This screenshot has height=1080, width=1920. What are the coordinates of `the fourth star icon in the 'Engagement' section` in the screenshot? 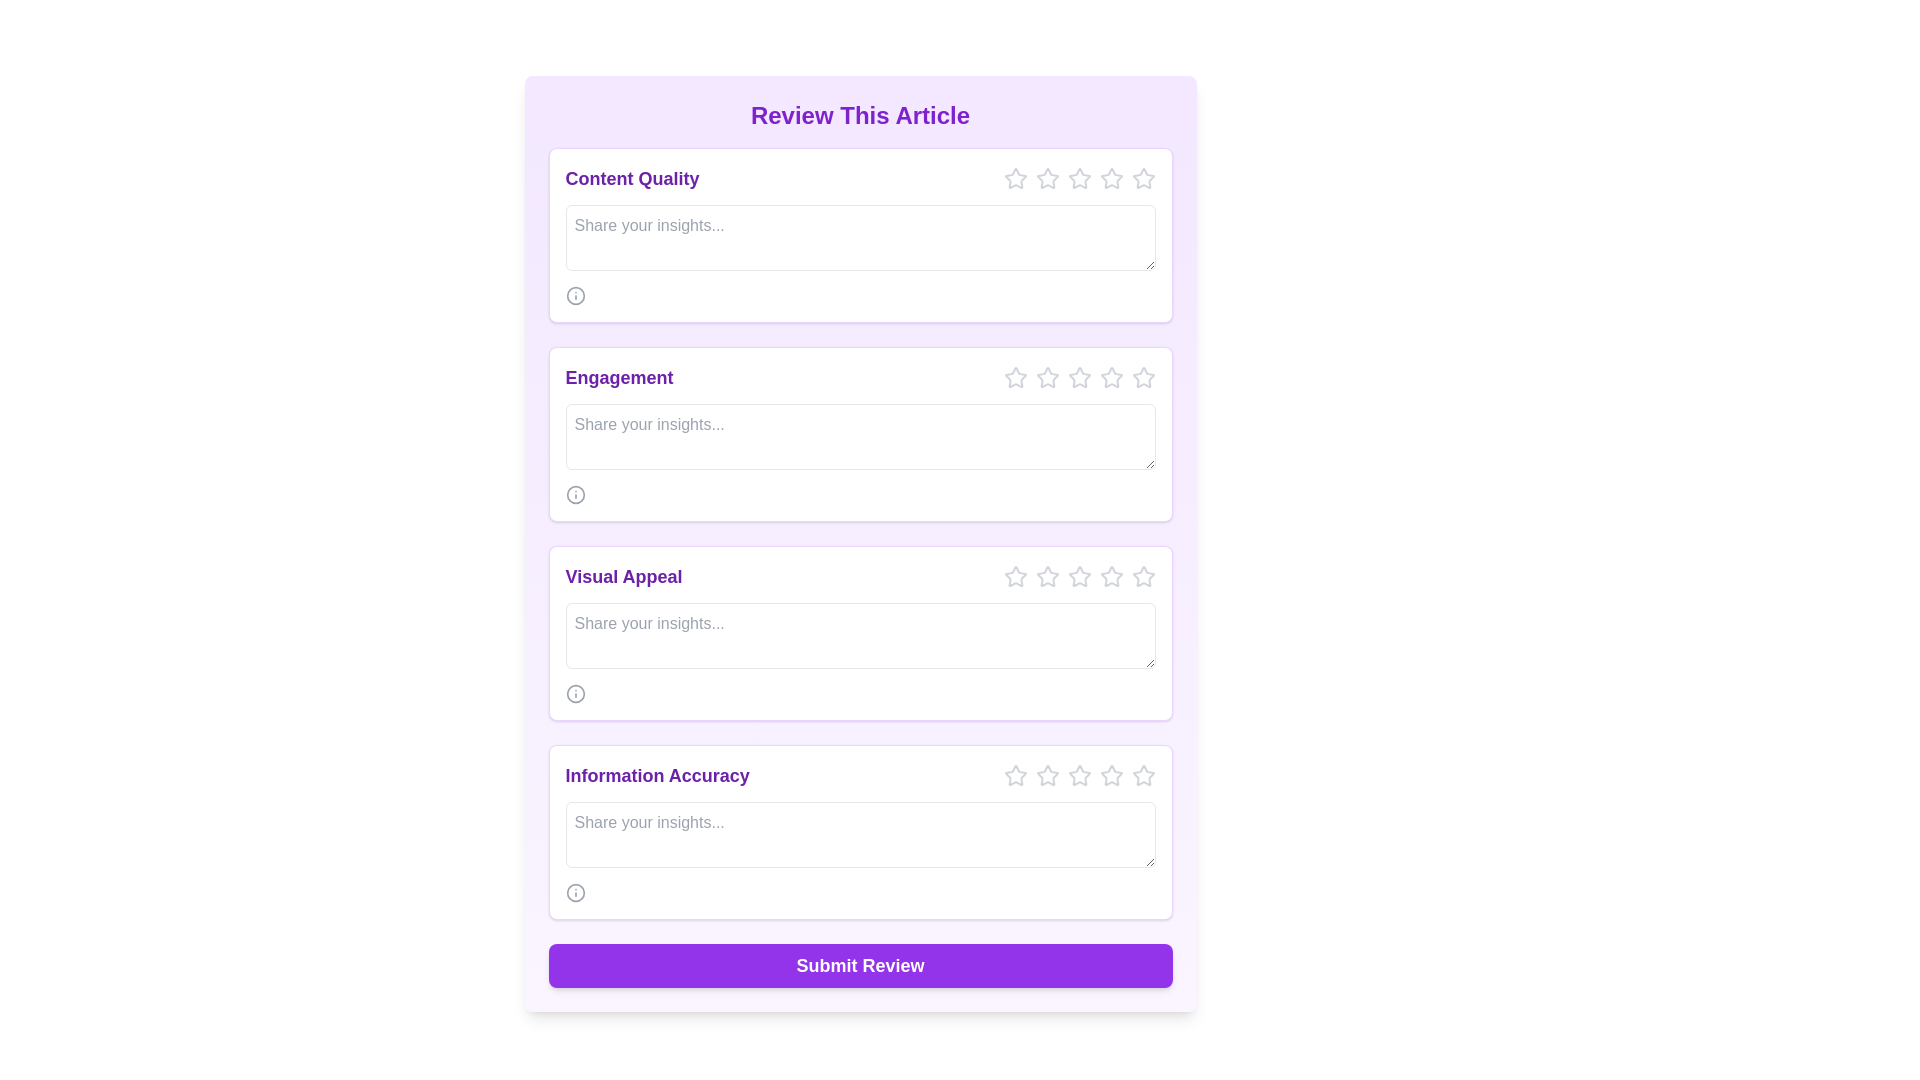 It's located at (1110, 377).